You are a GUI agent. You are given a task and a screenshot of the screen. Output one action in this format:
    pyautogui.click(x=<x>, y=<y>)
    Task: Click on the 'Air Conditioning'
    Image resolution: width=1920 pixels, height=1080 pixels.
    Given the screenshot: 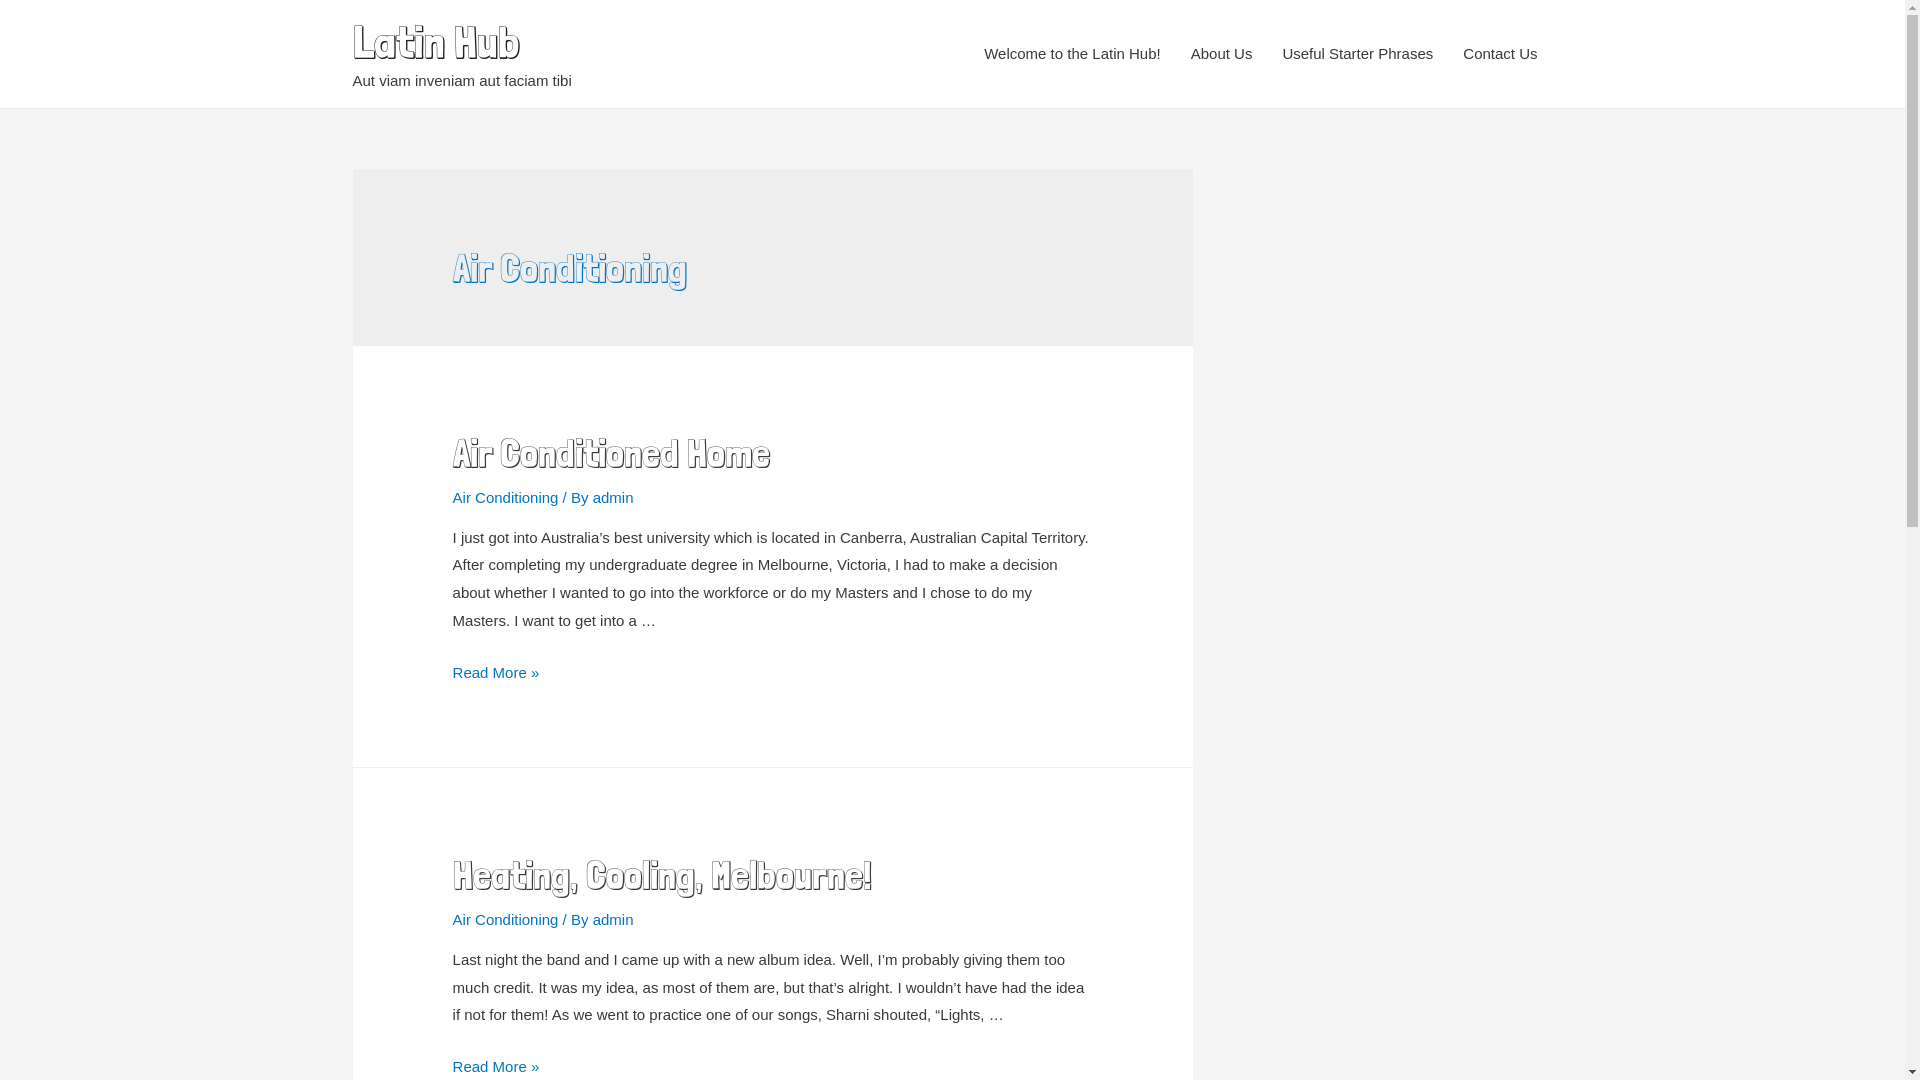 What is the action you would take?
    pyautogui.click(x=505, y=496)
    